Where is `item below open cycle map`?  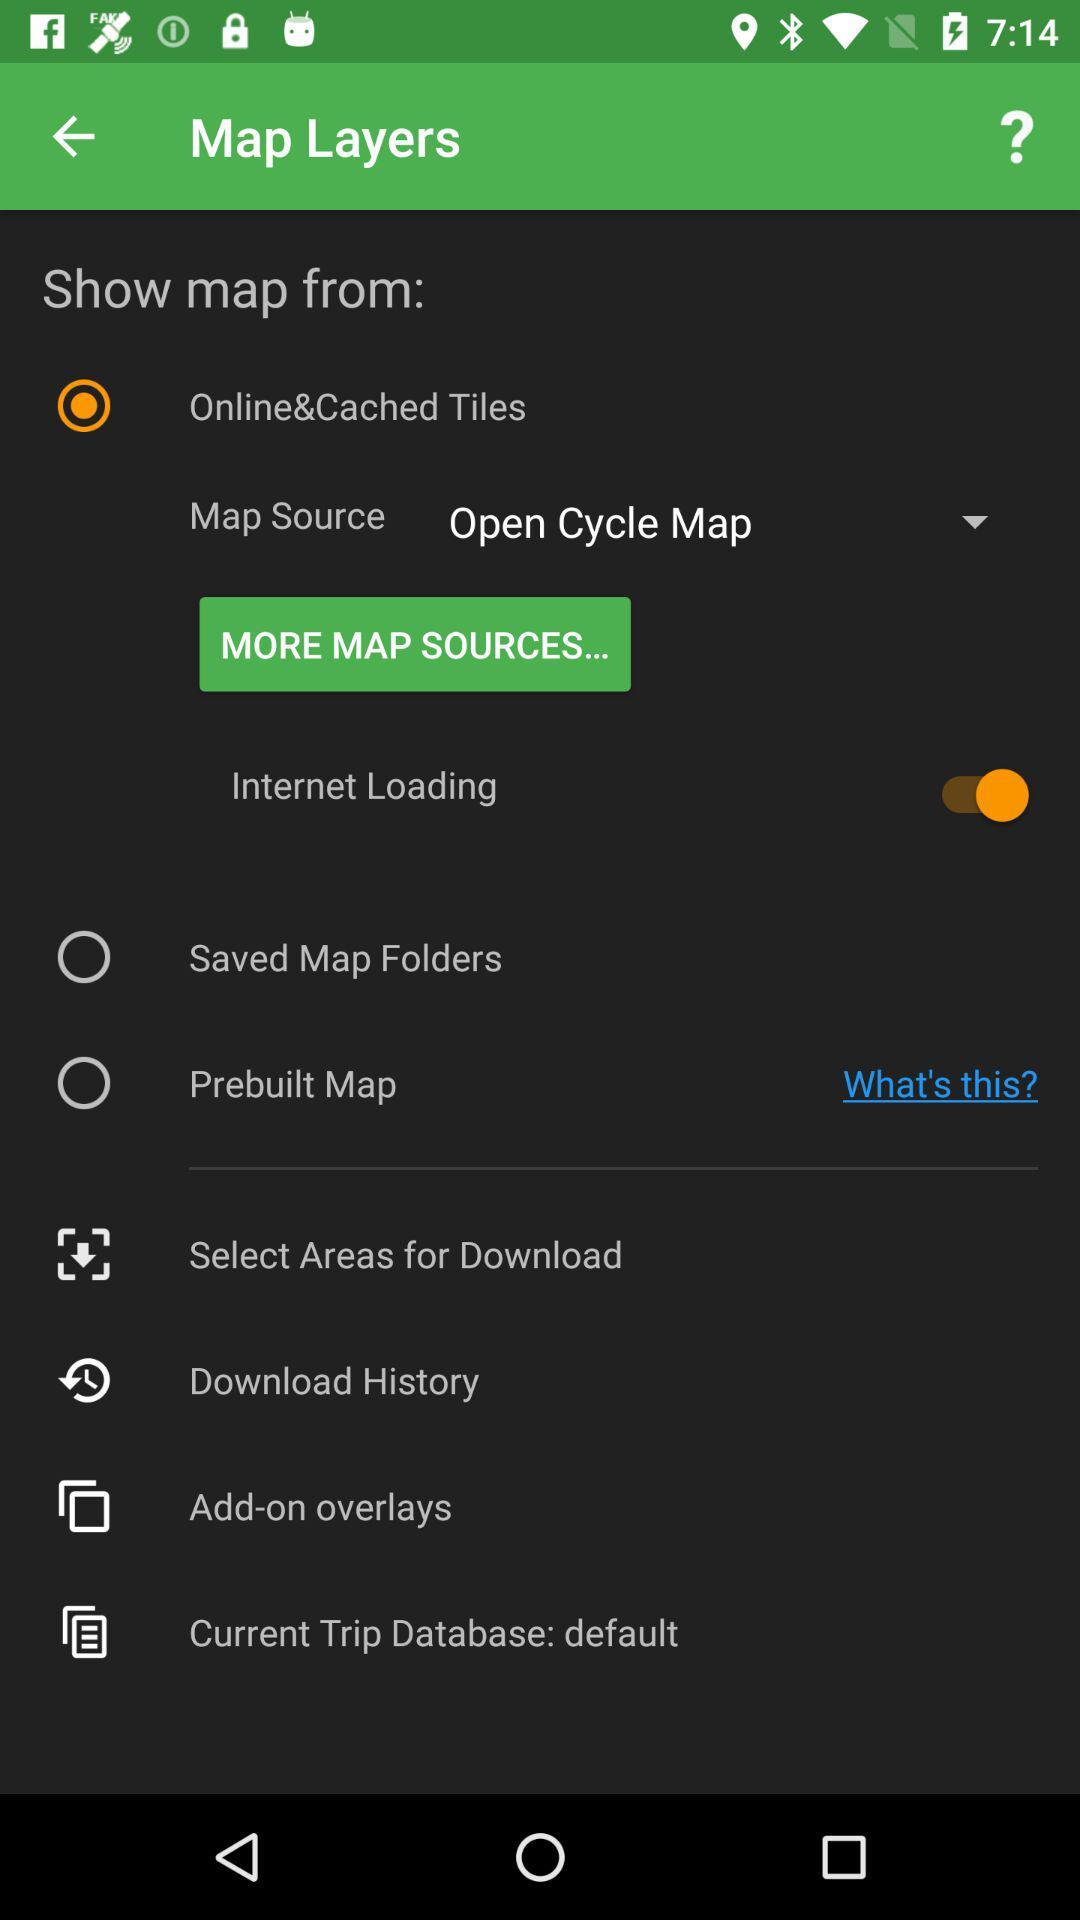
item below open cycle map is located at coordinates (974, 794).